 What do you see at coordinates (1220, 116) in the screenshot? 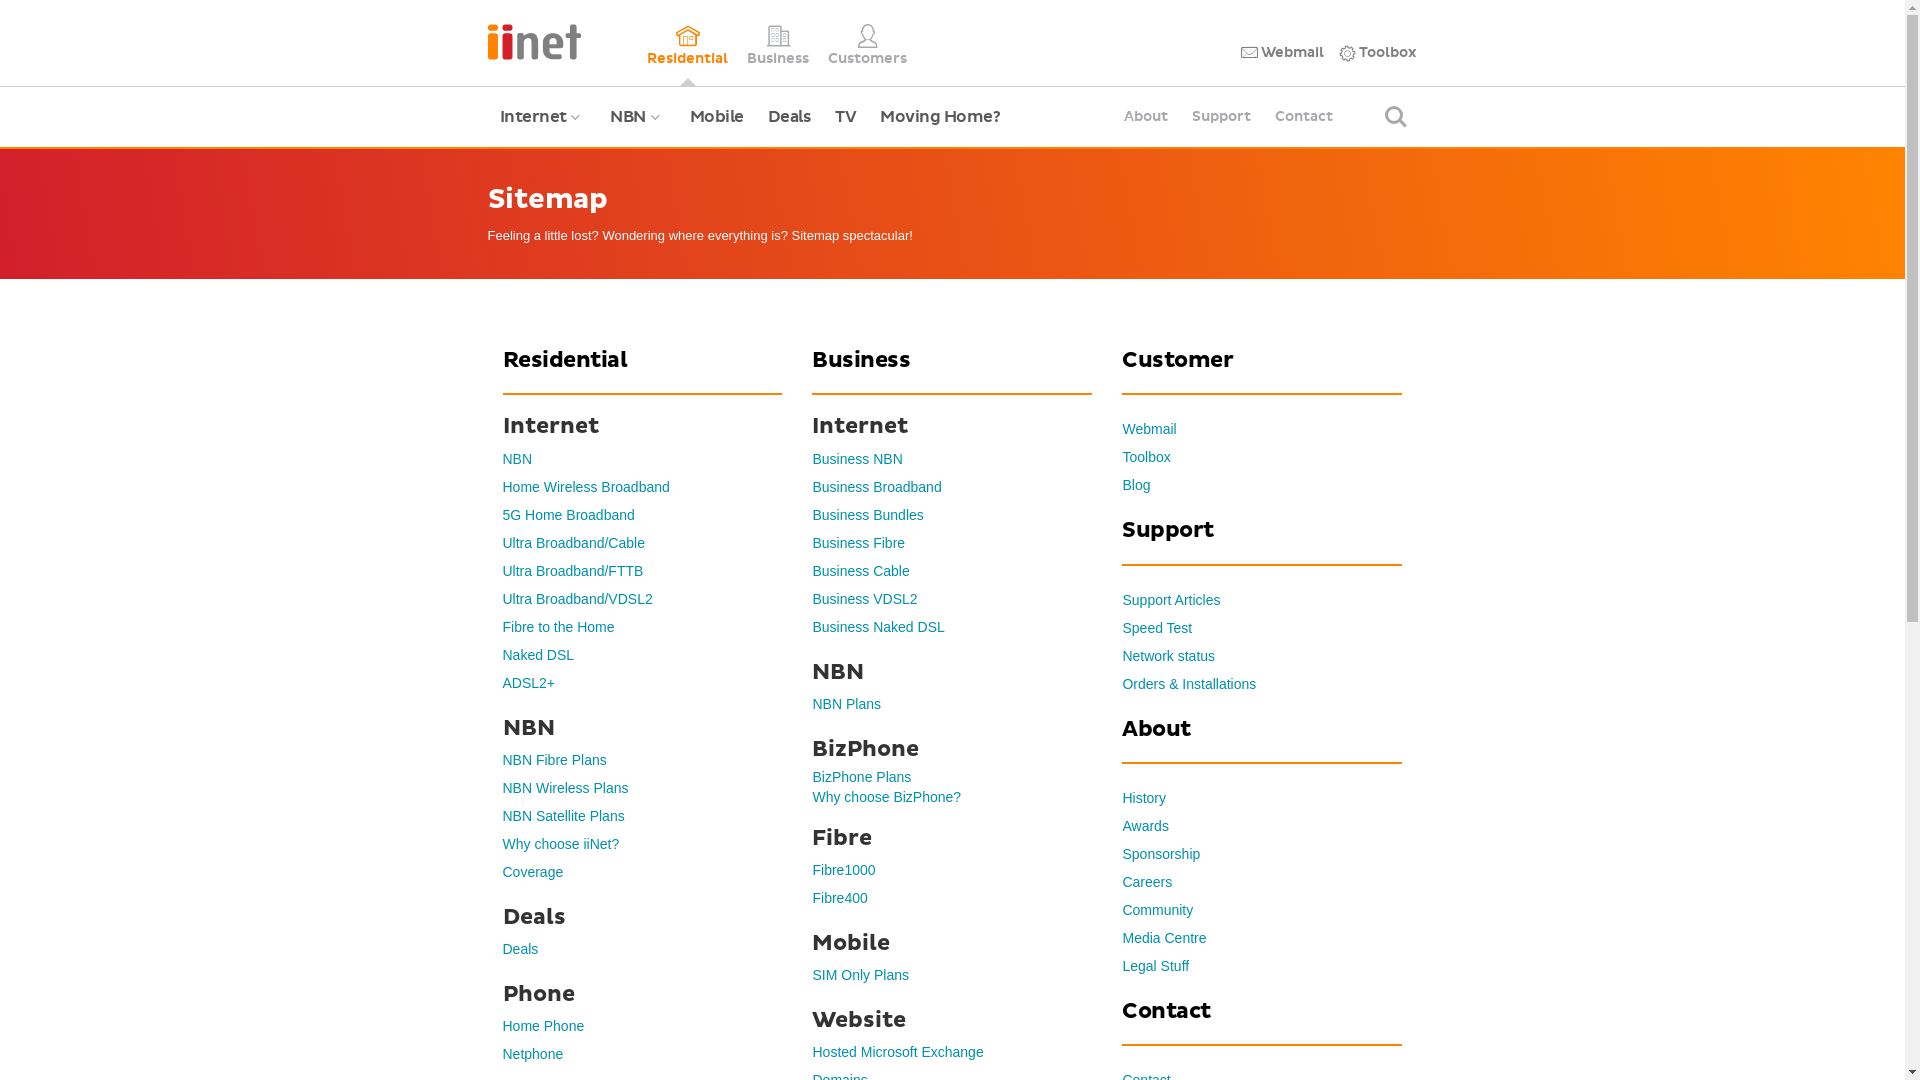
I see `'Support'` at bounding box center [1220, 116].